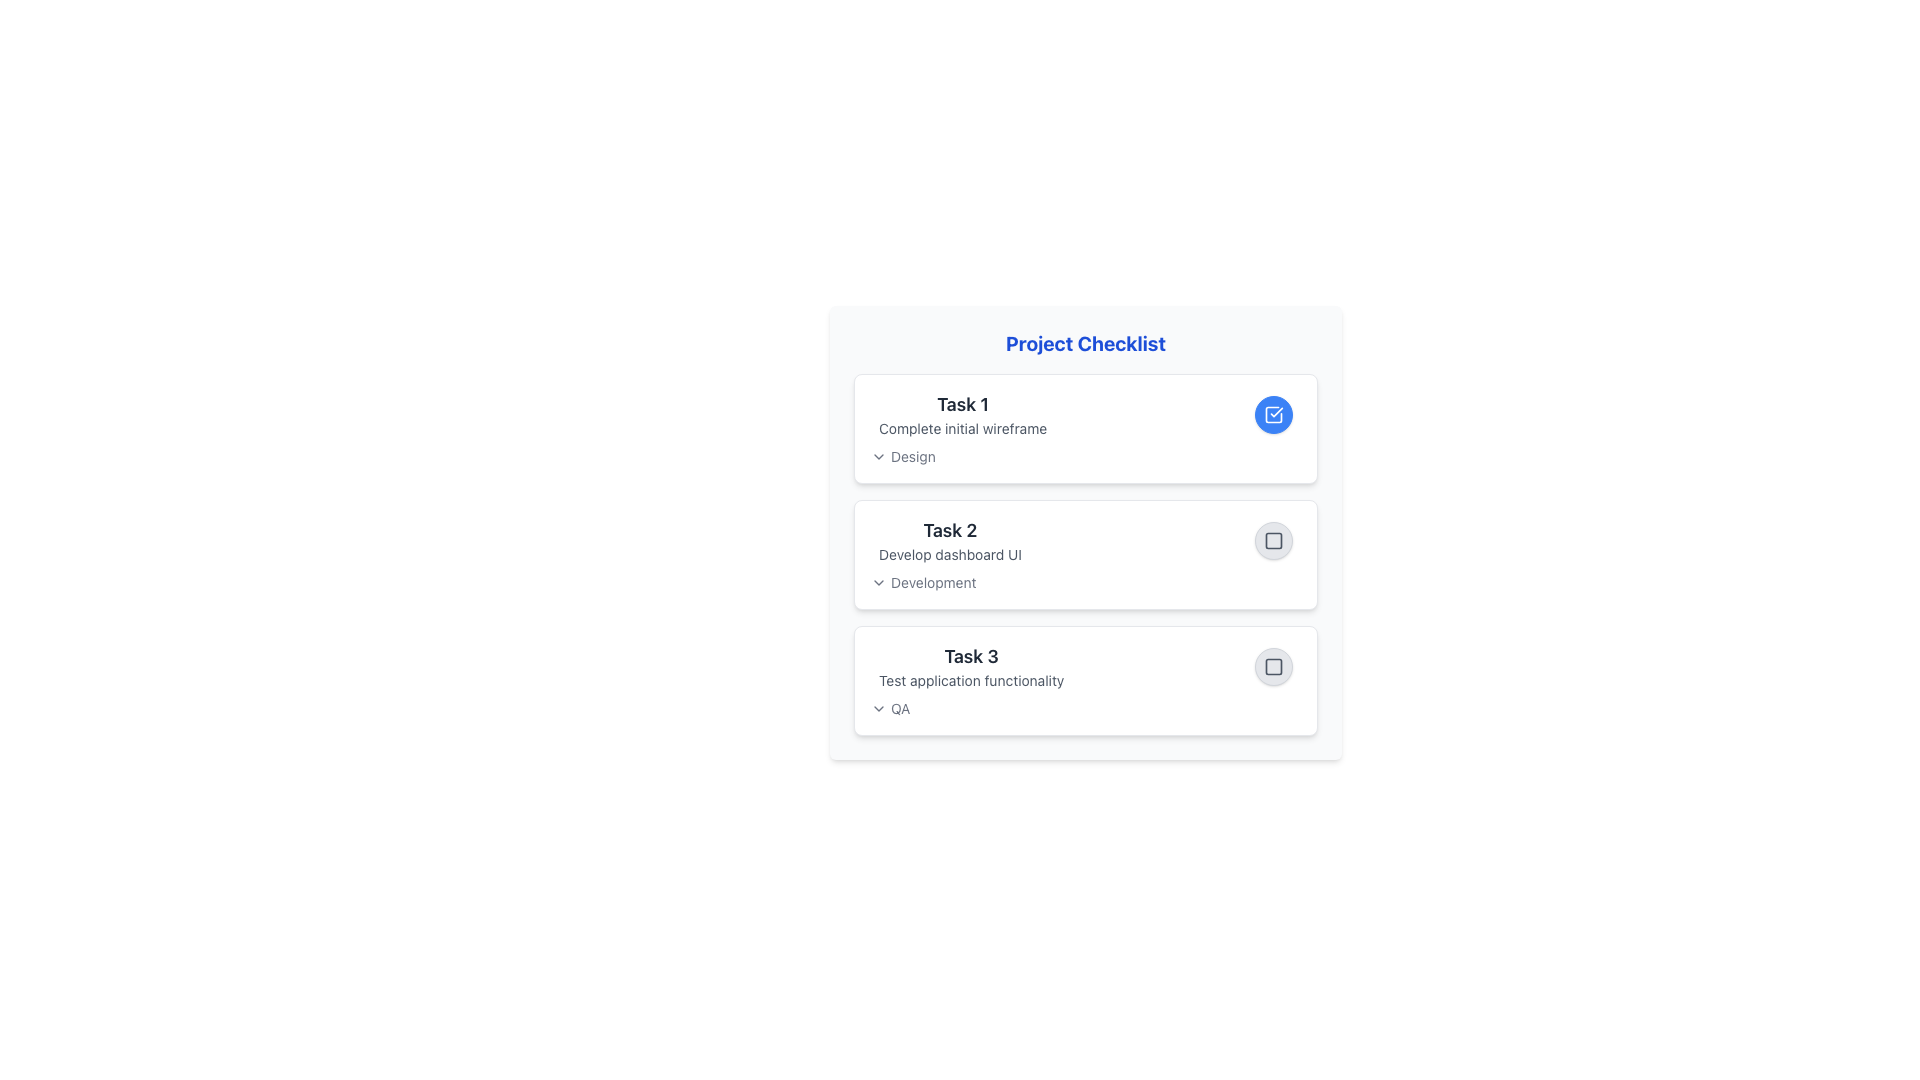 Image resolution: width=1920 pixels, height=1080 pixels. Describe the element at coordinates (899, 708) in the screenshot. I see `and interpret the text label 'QA' which is horizontally aligned with a small graphical icon on its left, located in the third task section 'Task 3' under the 'Project Checklist'` at that location.